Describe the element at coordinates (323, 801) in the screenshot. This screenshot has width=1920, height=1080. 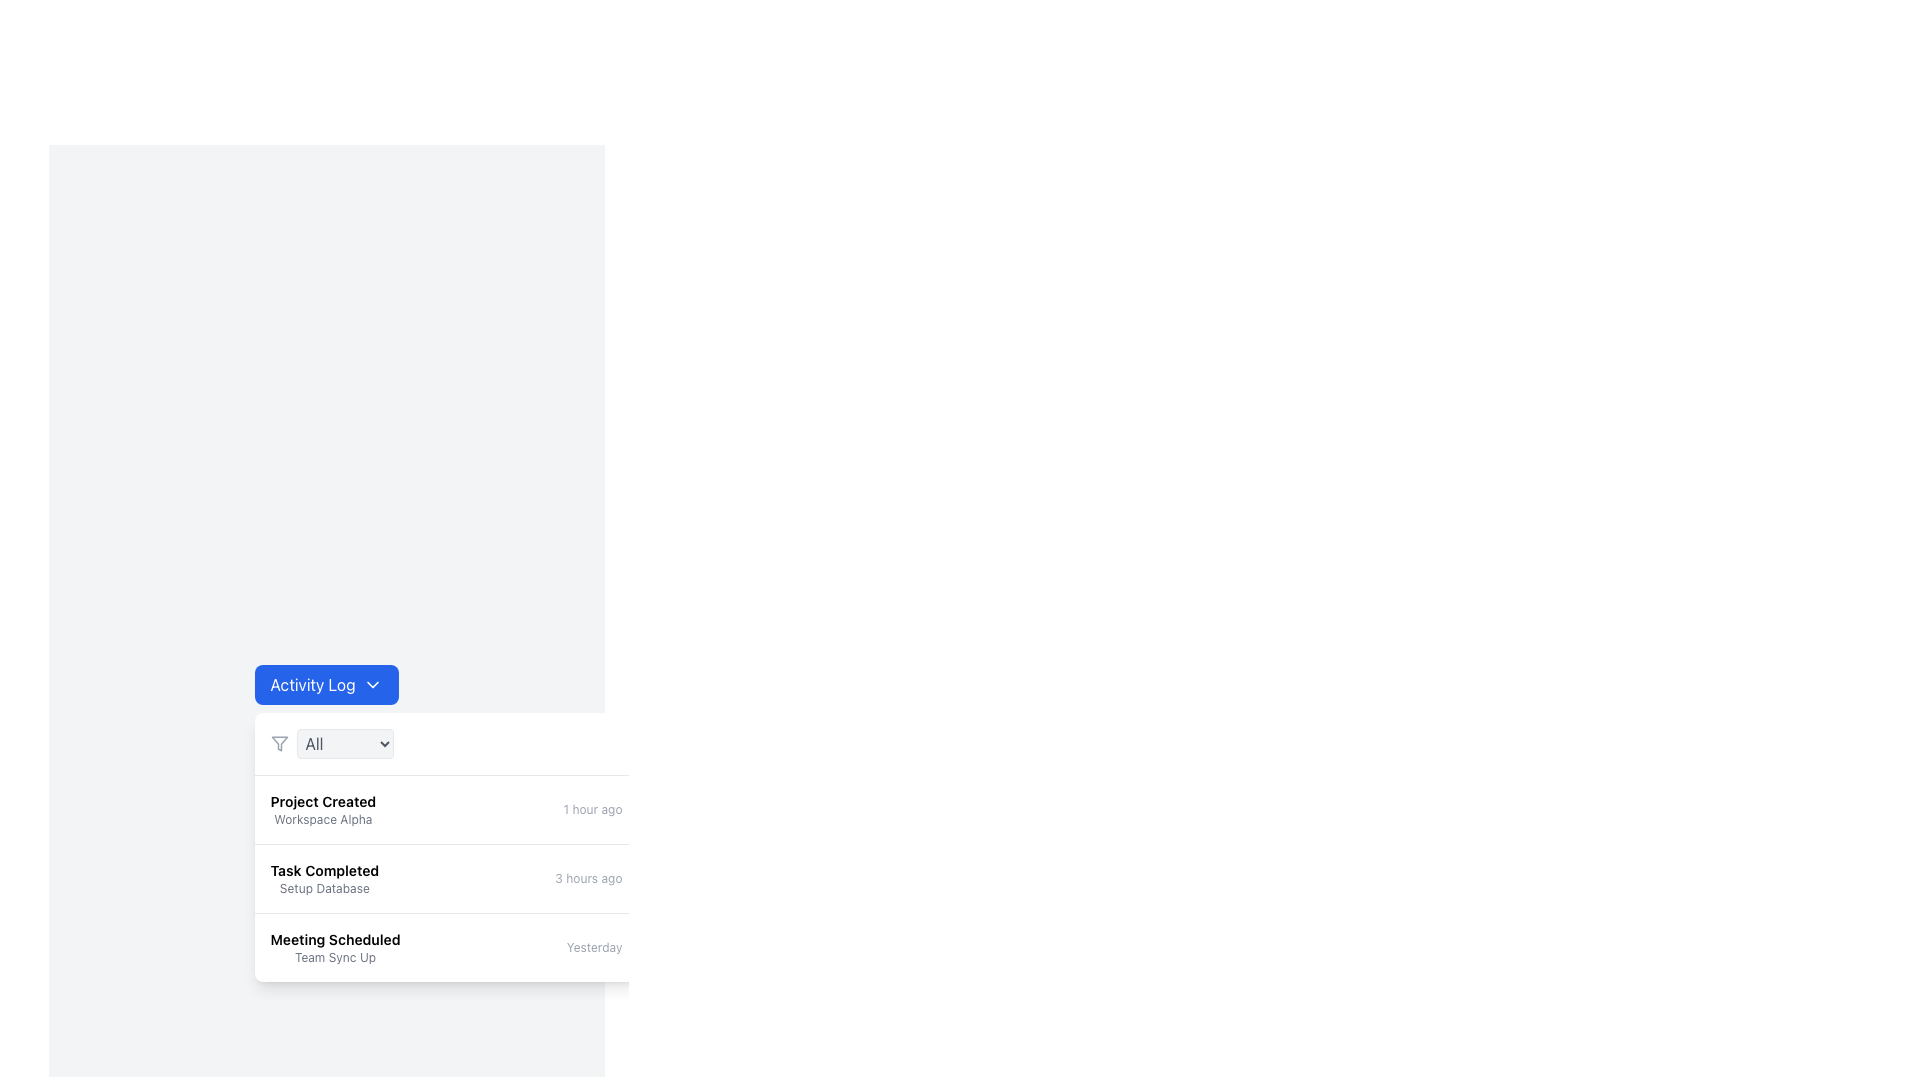
I see `the text label reading 'Project Created' that is styled in bold and larger font, located in the Activity Log section, above the smaller grayed description 'Workspace Alpha'` at that location.